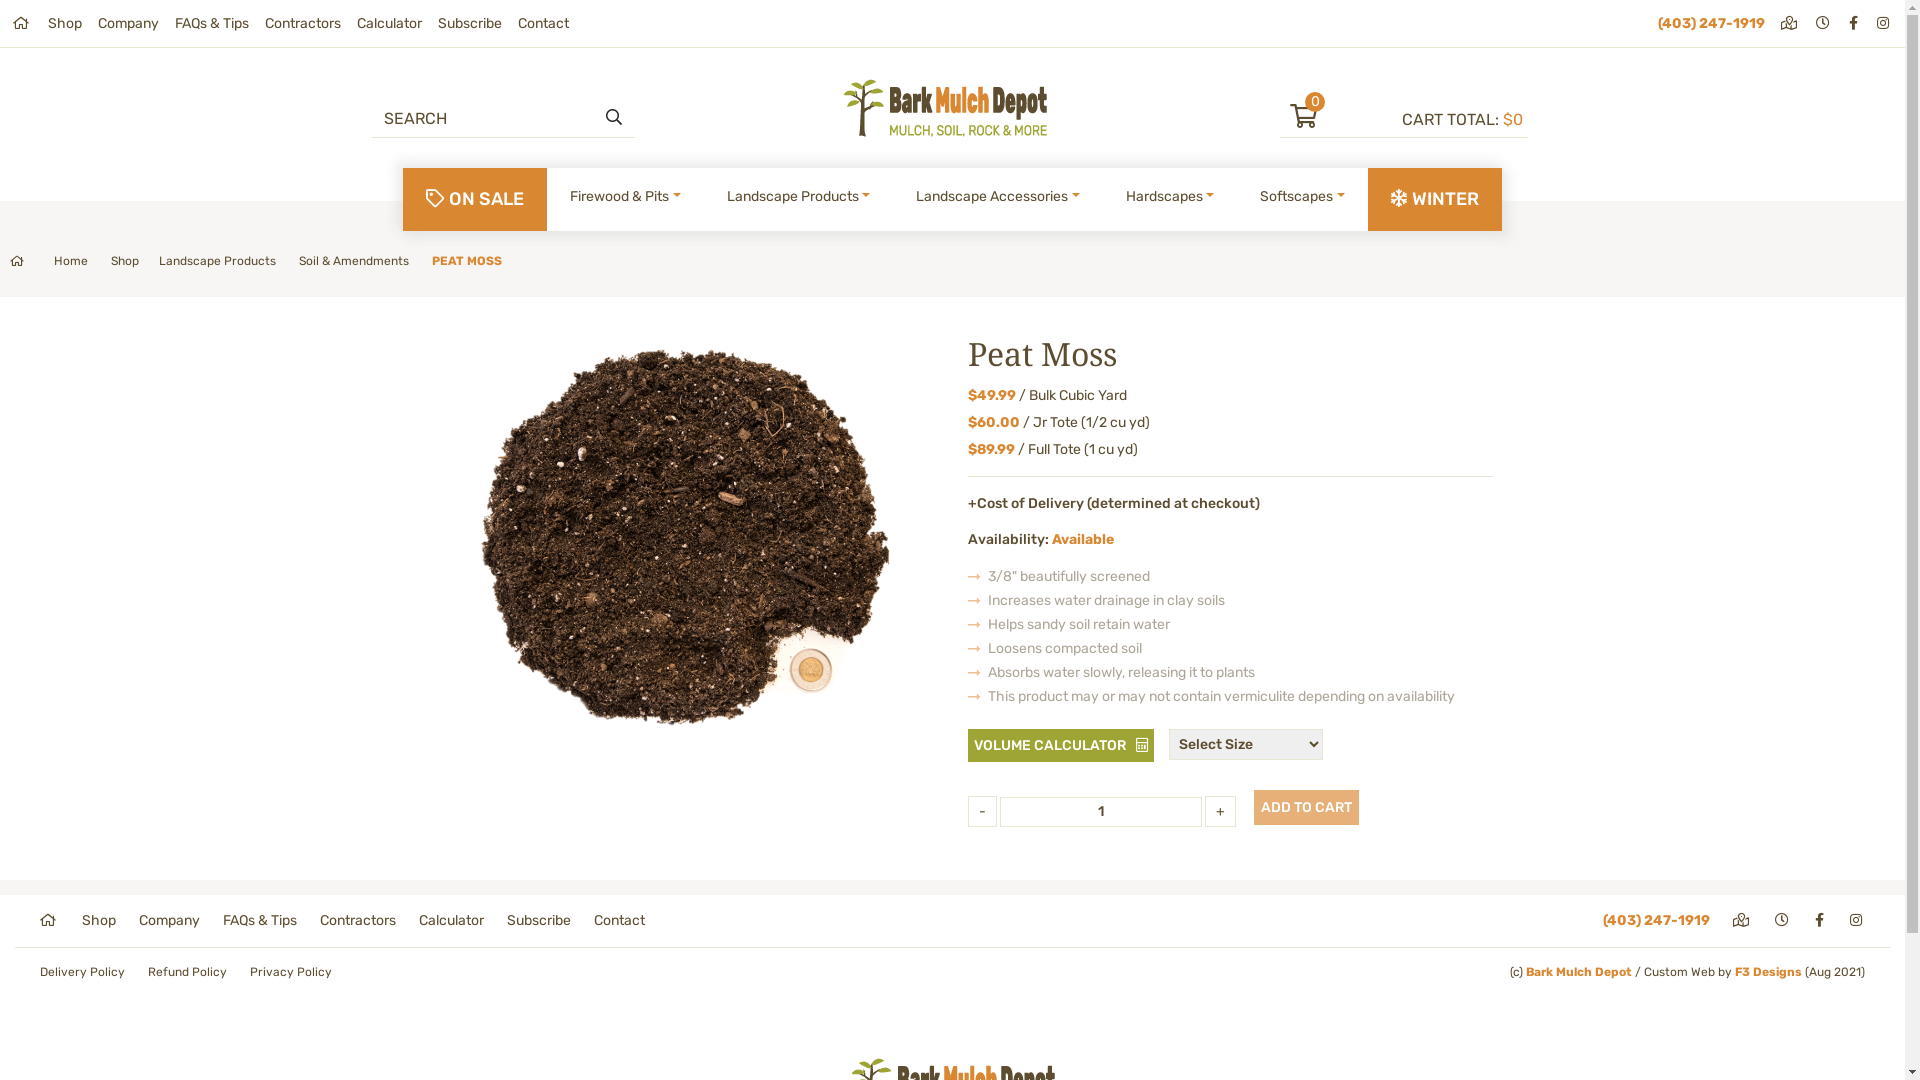 The image size is (1920, 1080). What do you see at coordinates (1059, 745) in the screenshot?
I see `'VOLUME CALCULATOR'` at bounding box center [1059, 745].